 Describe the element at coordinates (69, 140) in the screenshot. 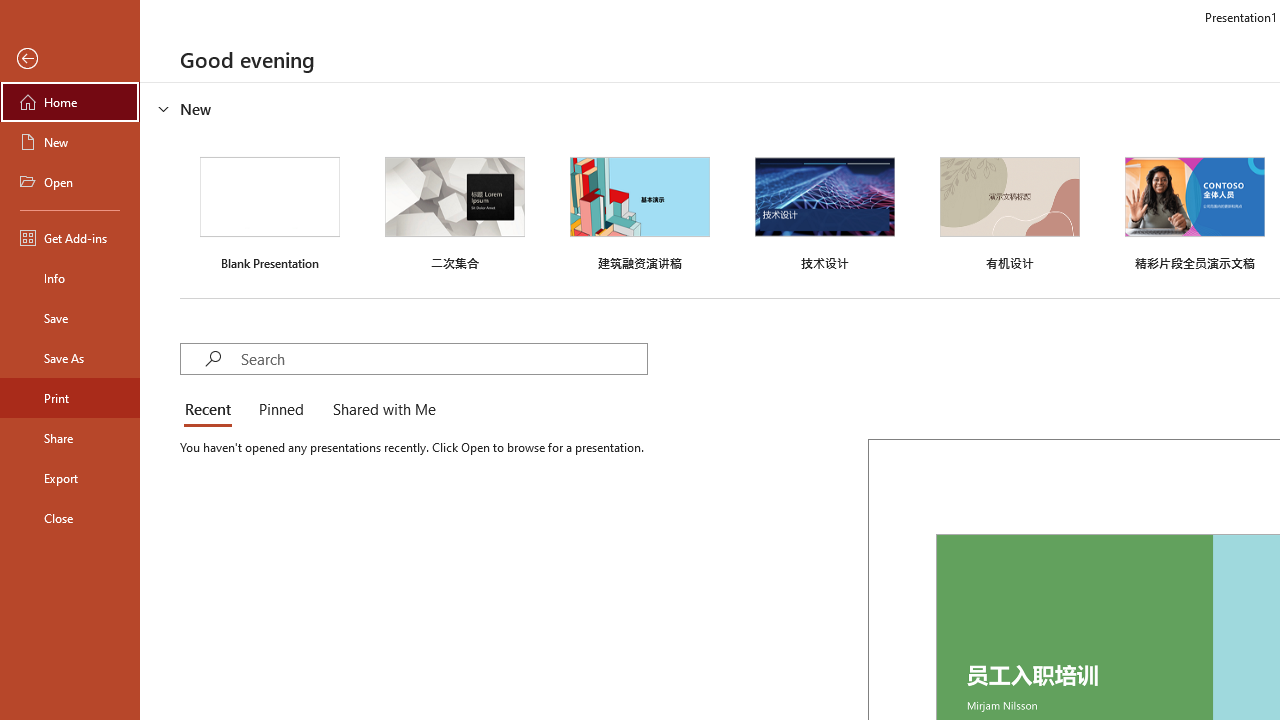

I see `'New'` at that location.